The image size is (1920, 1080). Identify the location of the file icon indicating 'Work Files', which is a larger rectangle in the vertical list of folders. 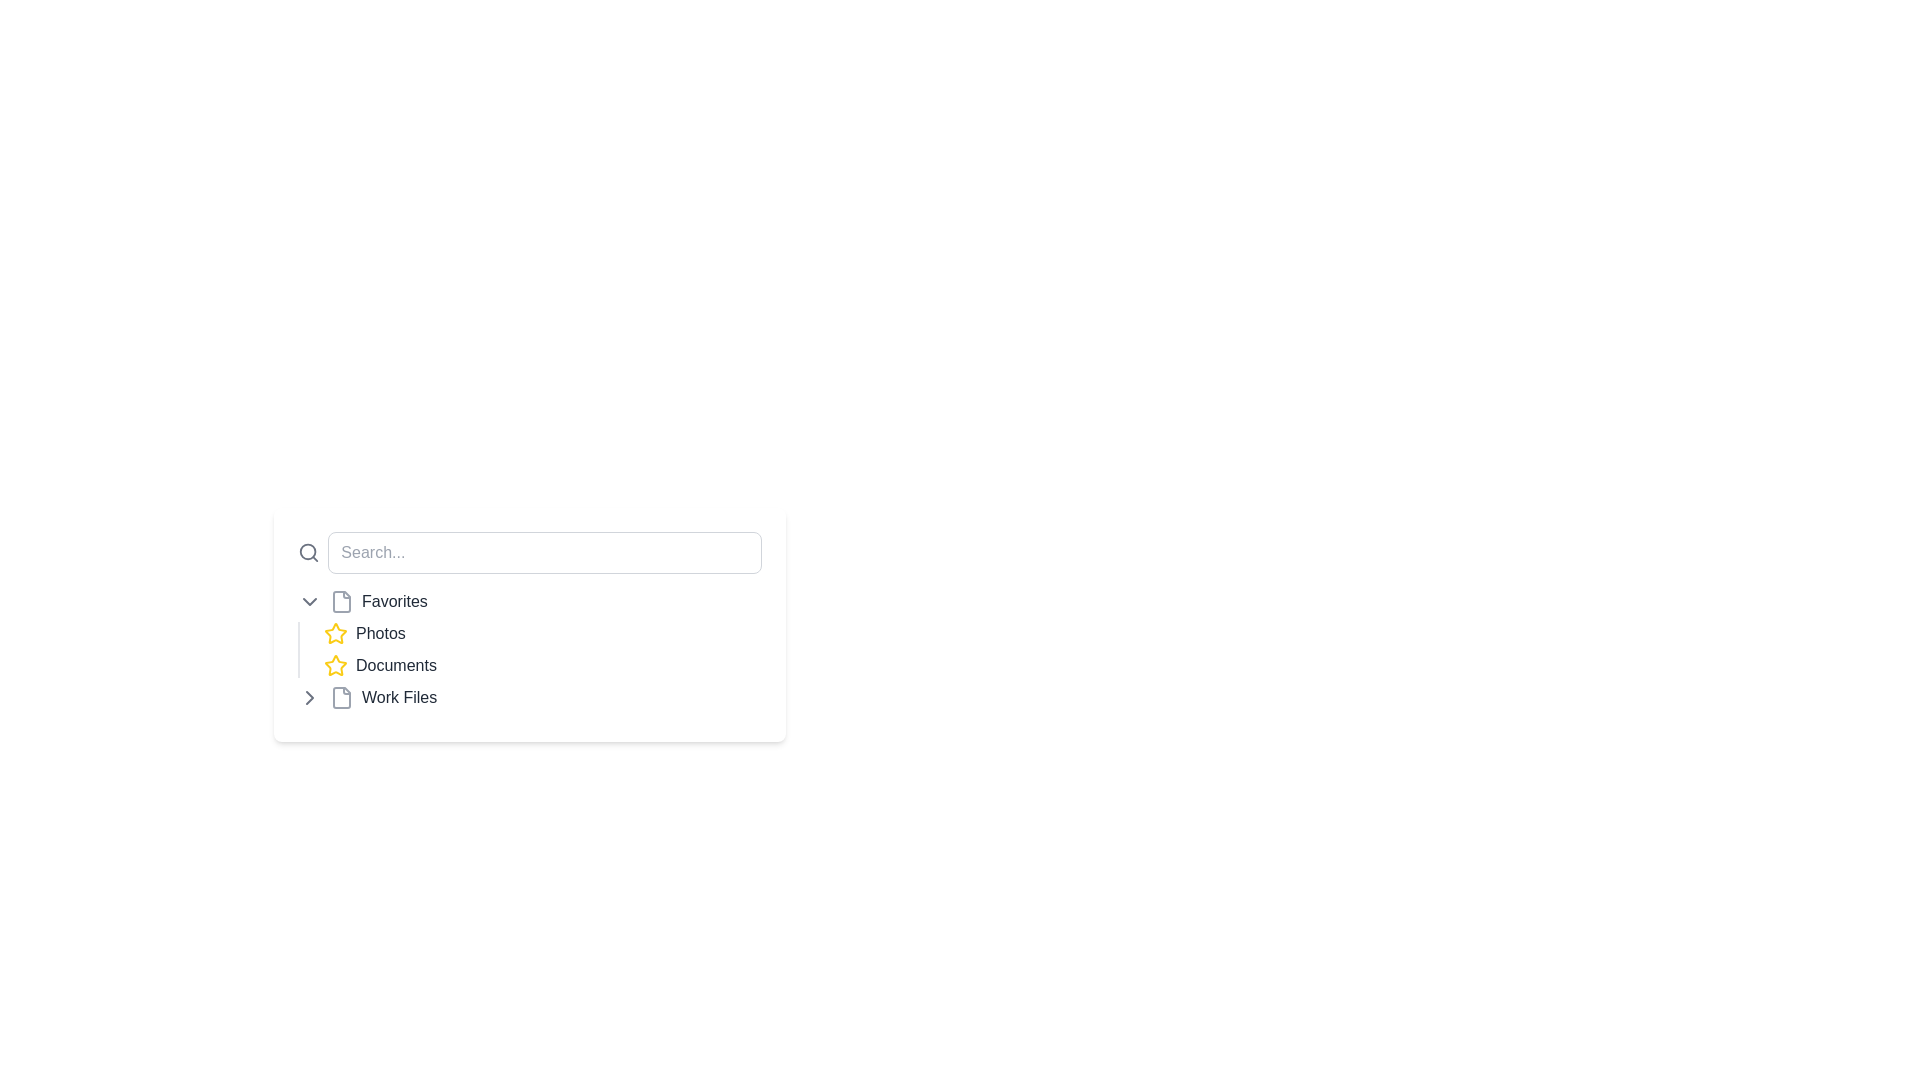
(341, 697).